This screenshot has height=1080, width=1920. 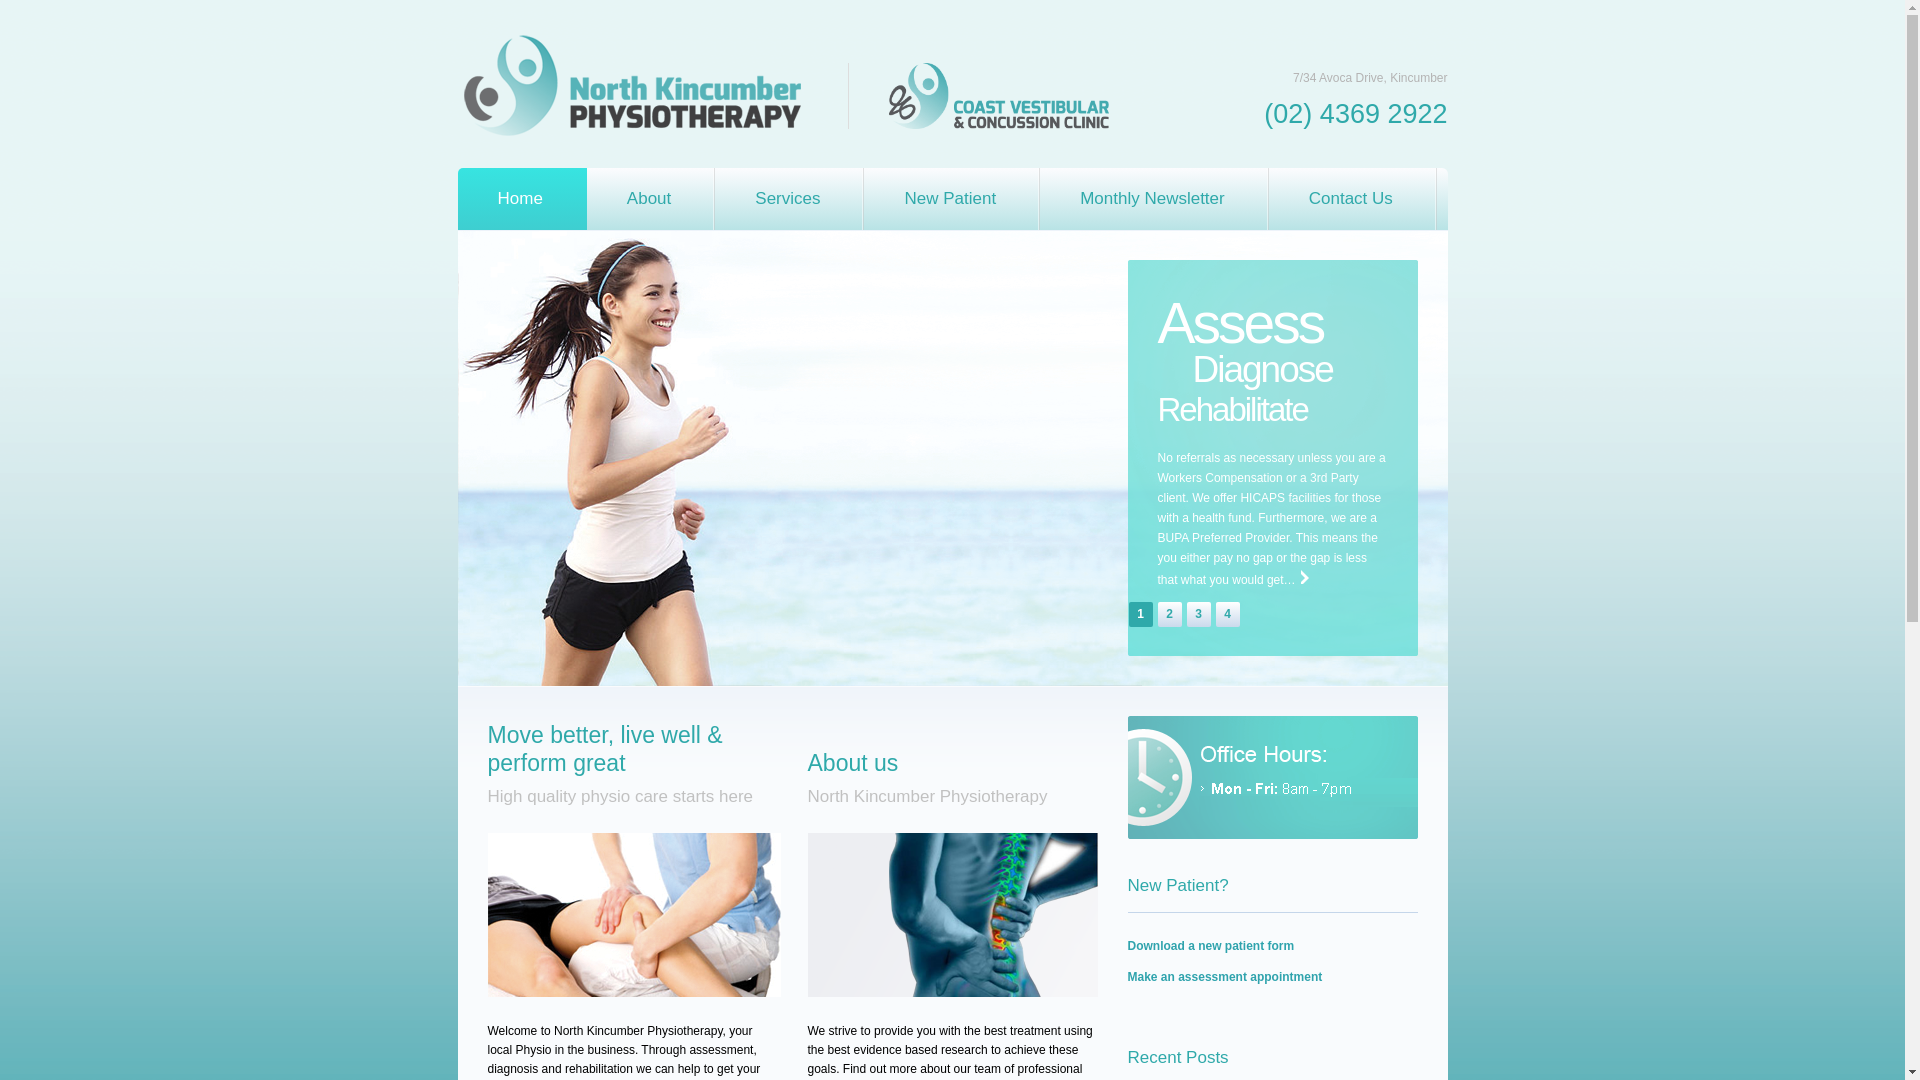 I want to click on 'Home', so click(x=522, y=199).